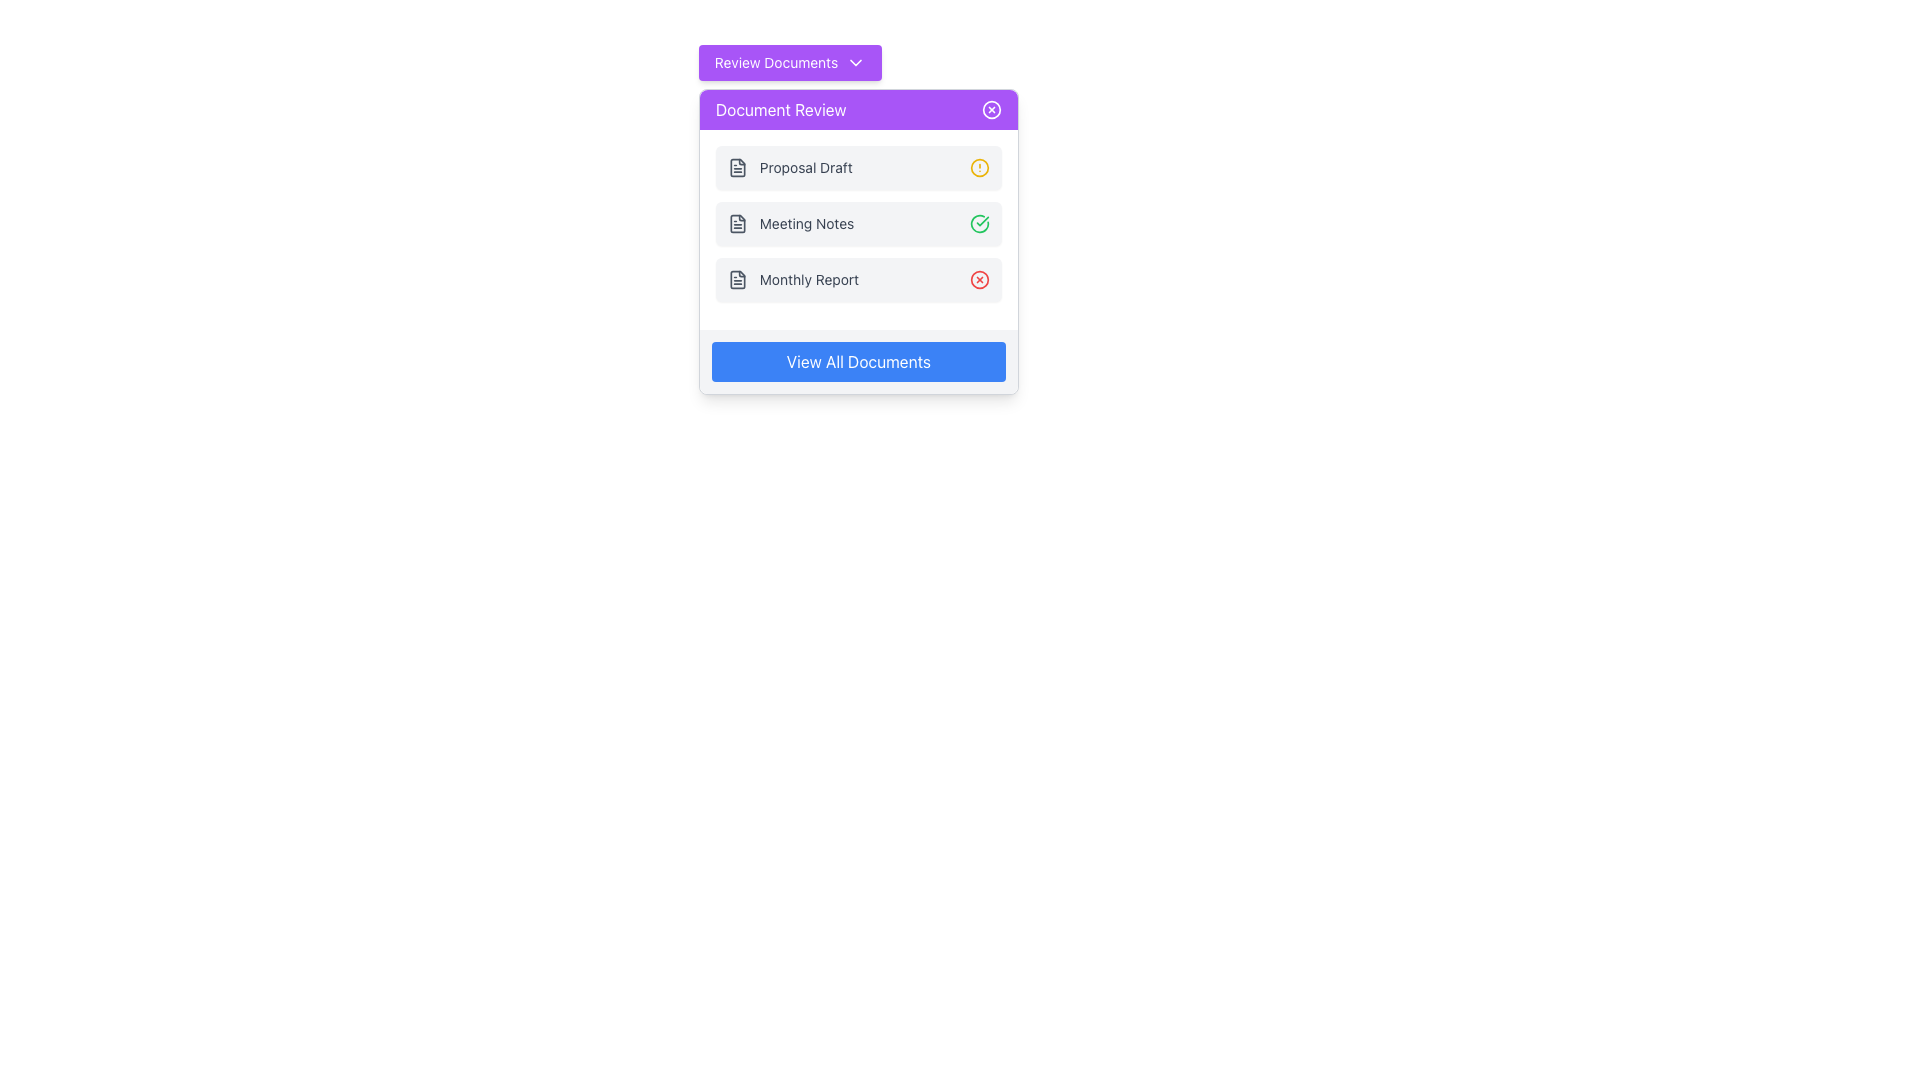 This screenshot has height=1080, width=1920. Describe the element at coordinates (736, 223) in the screenshot. I see `the 'Meeting Notes' icon located in the Document Review panel, which is the first icon to the left of the text label 'Meeting Notes'` at that location.